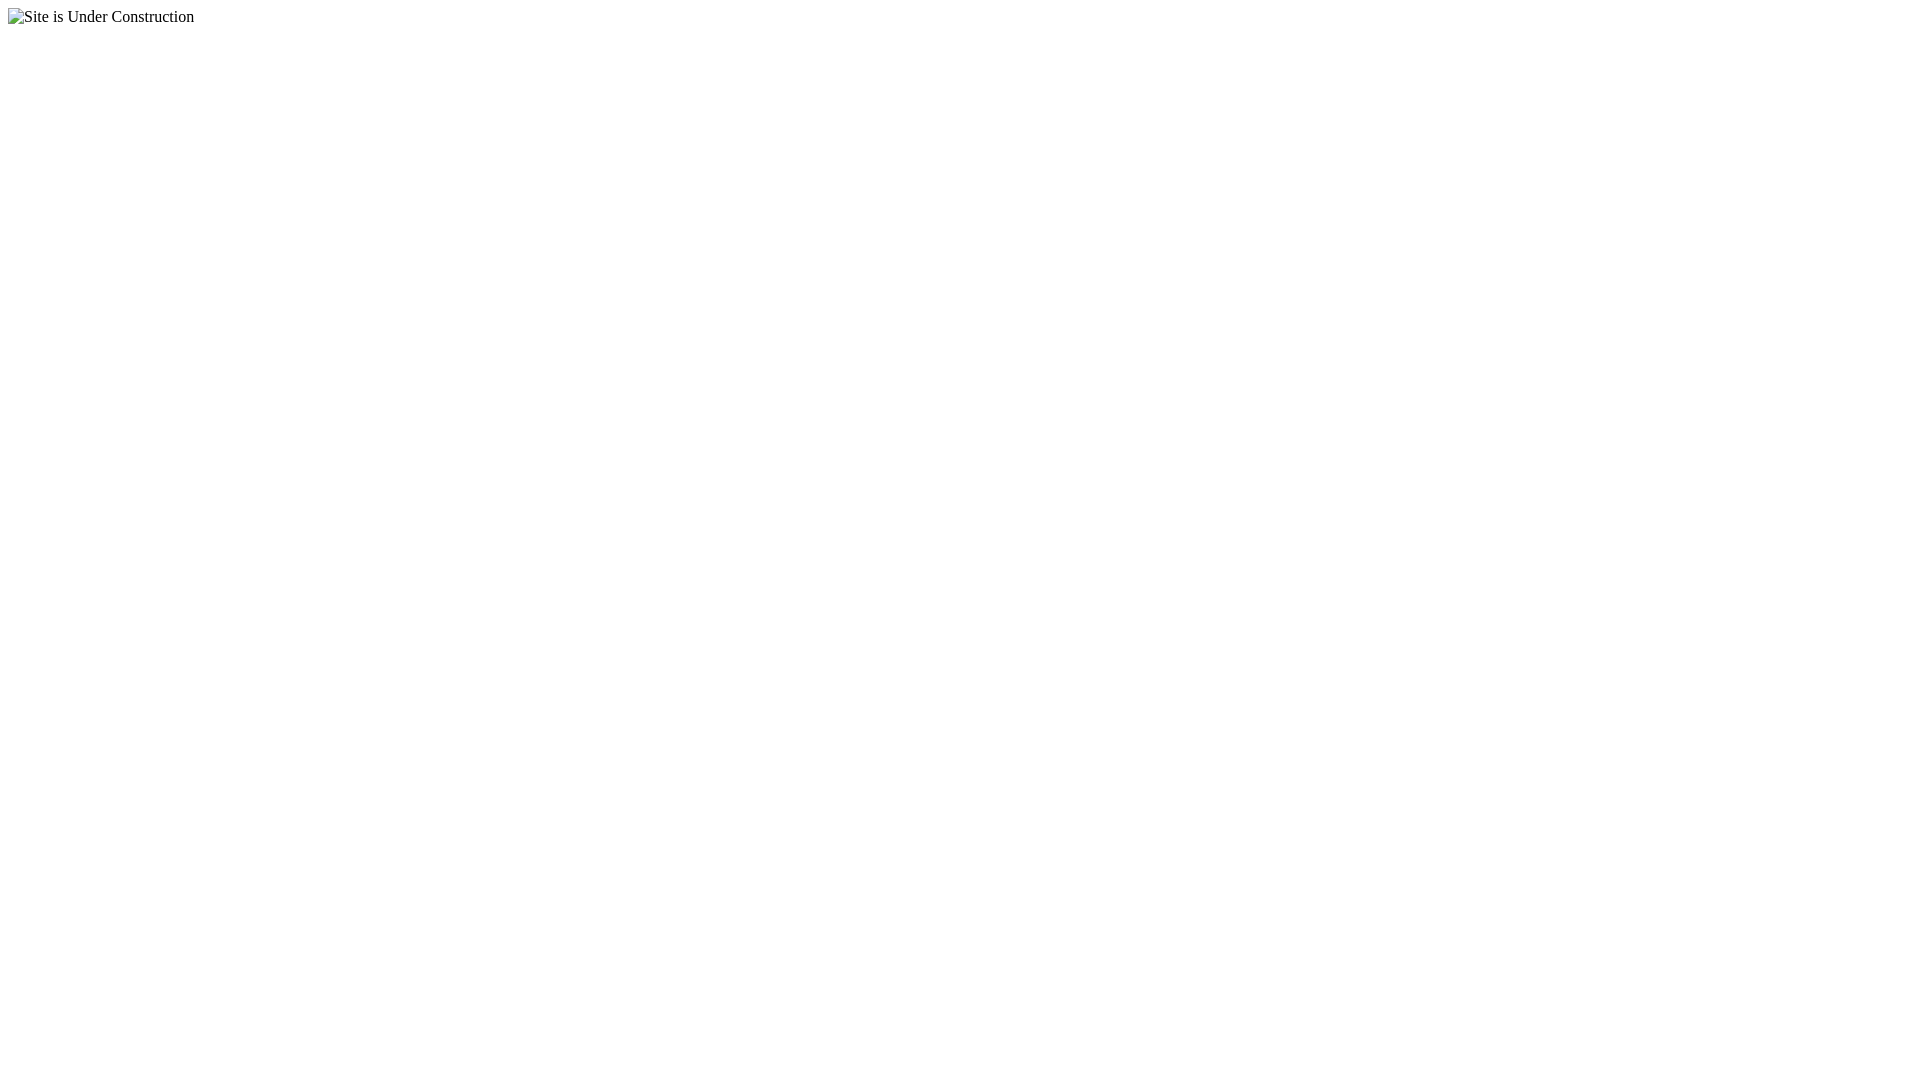 The image size is (1920, 1080). I want to click on 'Site is Under Construction', so click(99, 16).